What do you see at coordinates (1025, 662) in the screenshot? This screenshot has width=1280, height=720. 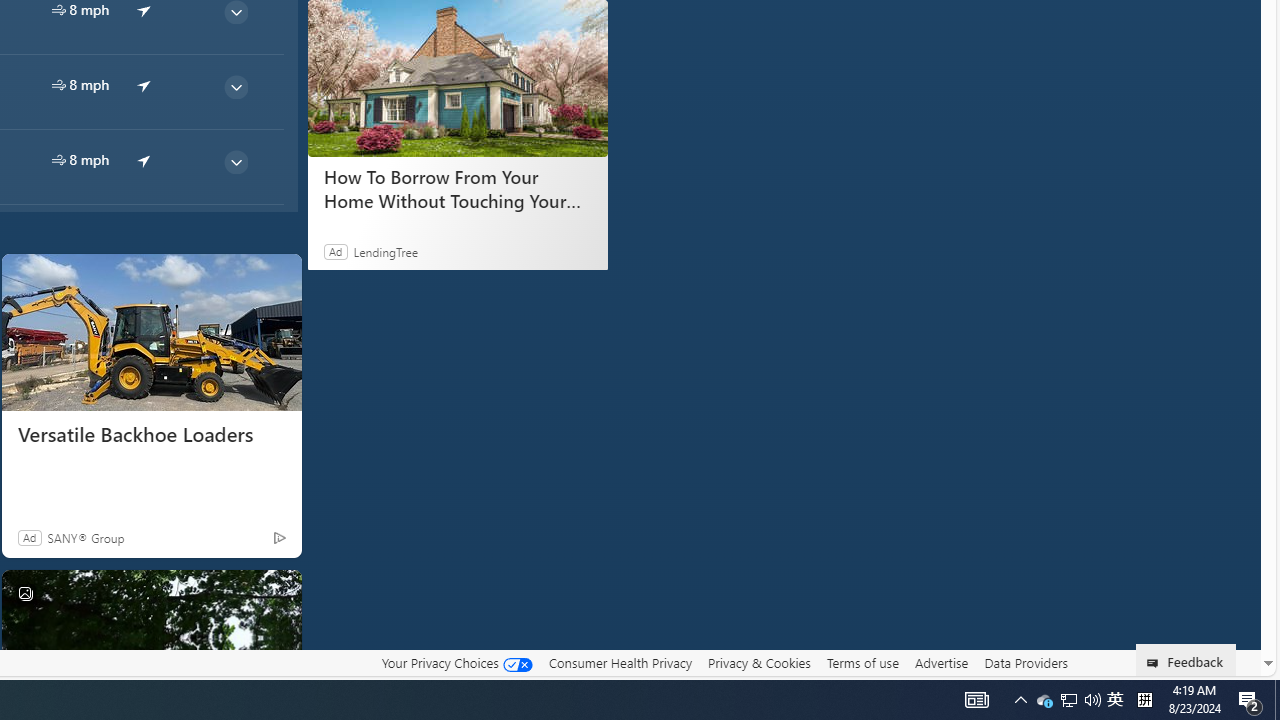 I see `'Data Providers'` at bounding box center [1025, 662].